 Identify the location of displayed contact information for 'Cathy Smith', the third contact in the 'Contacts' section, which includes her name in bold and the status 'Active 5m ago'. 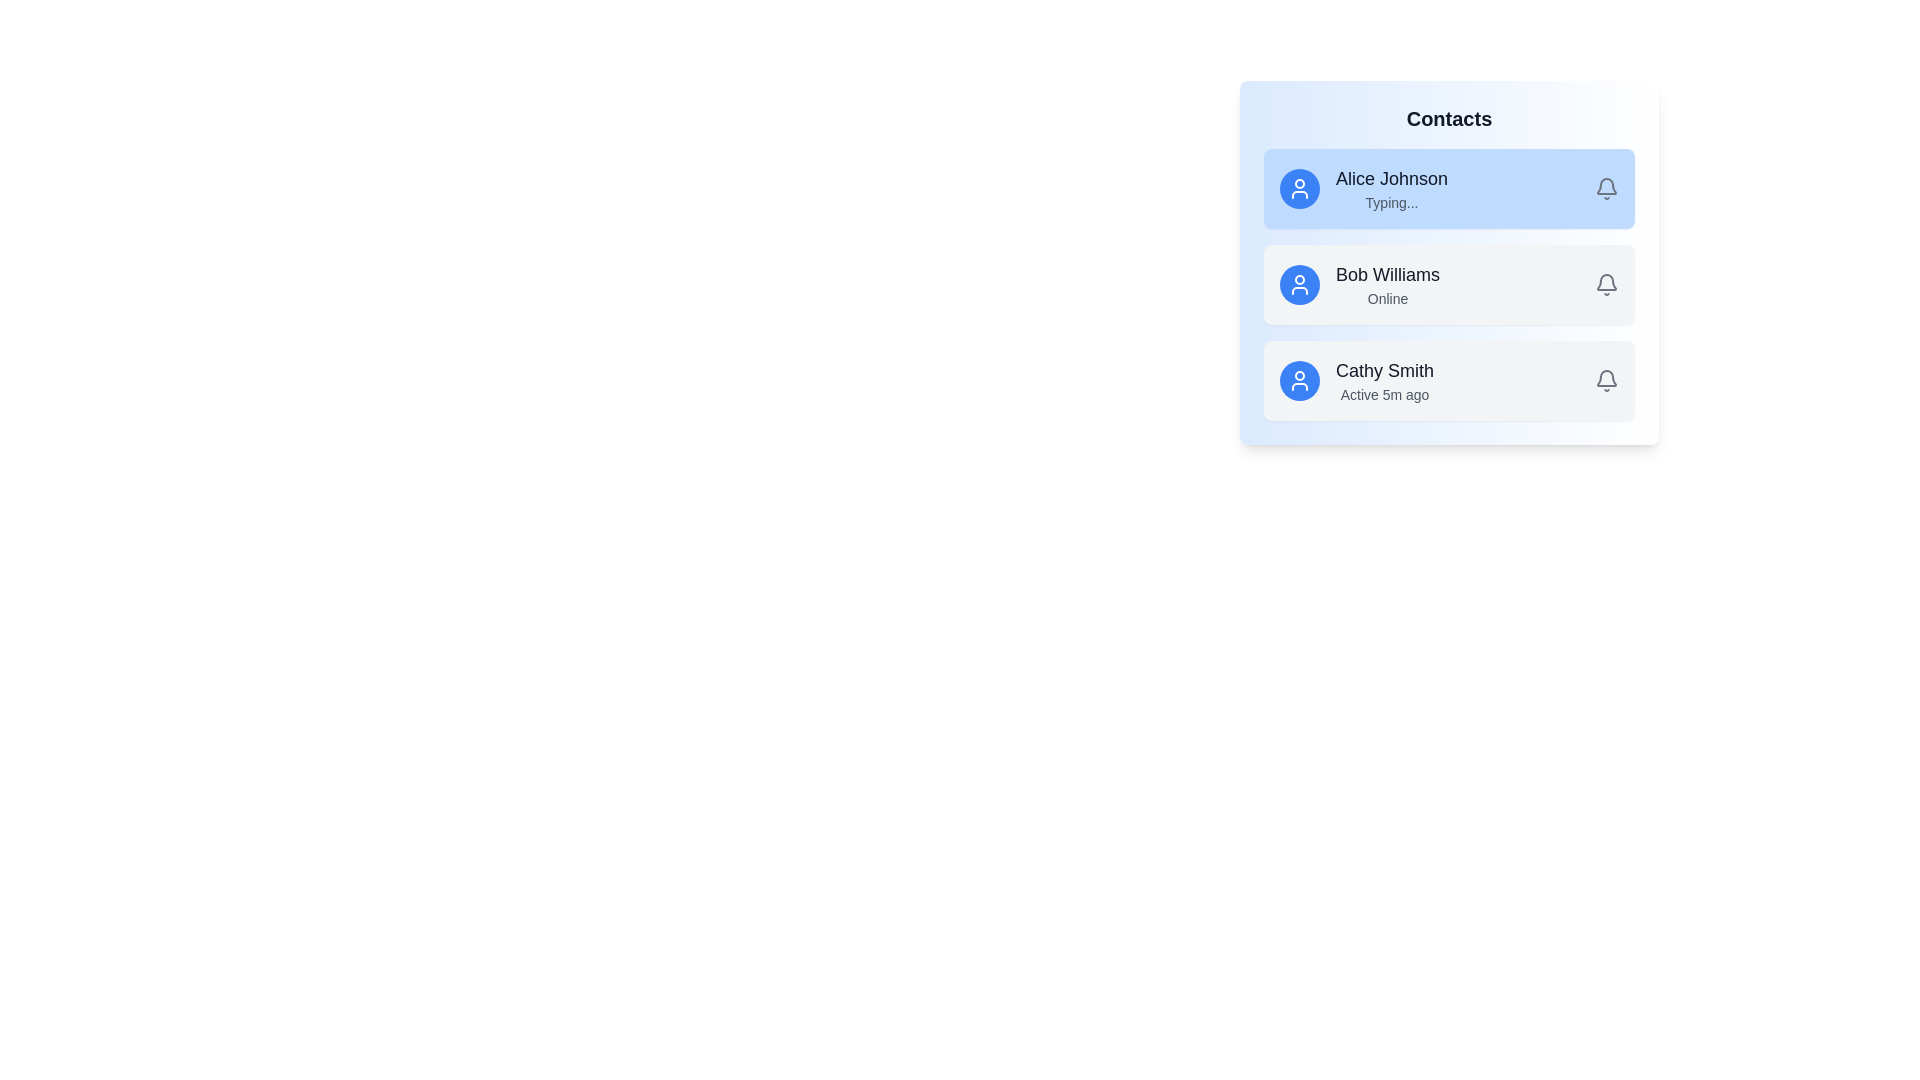
(1384, 381).